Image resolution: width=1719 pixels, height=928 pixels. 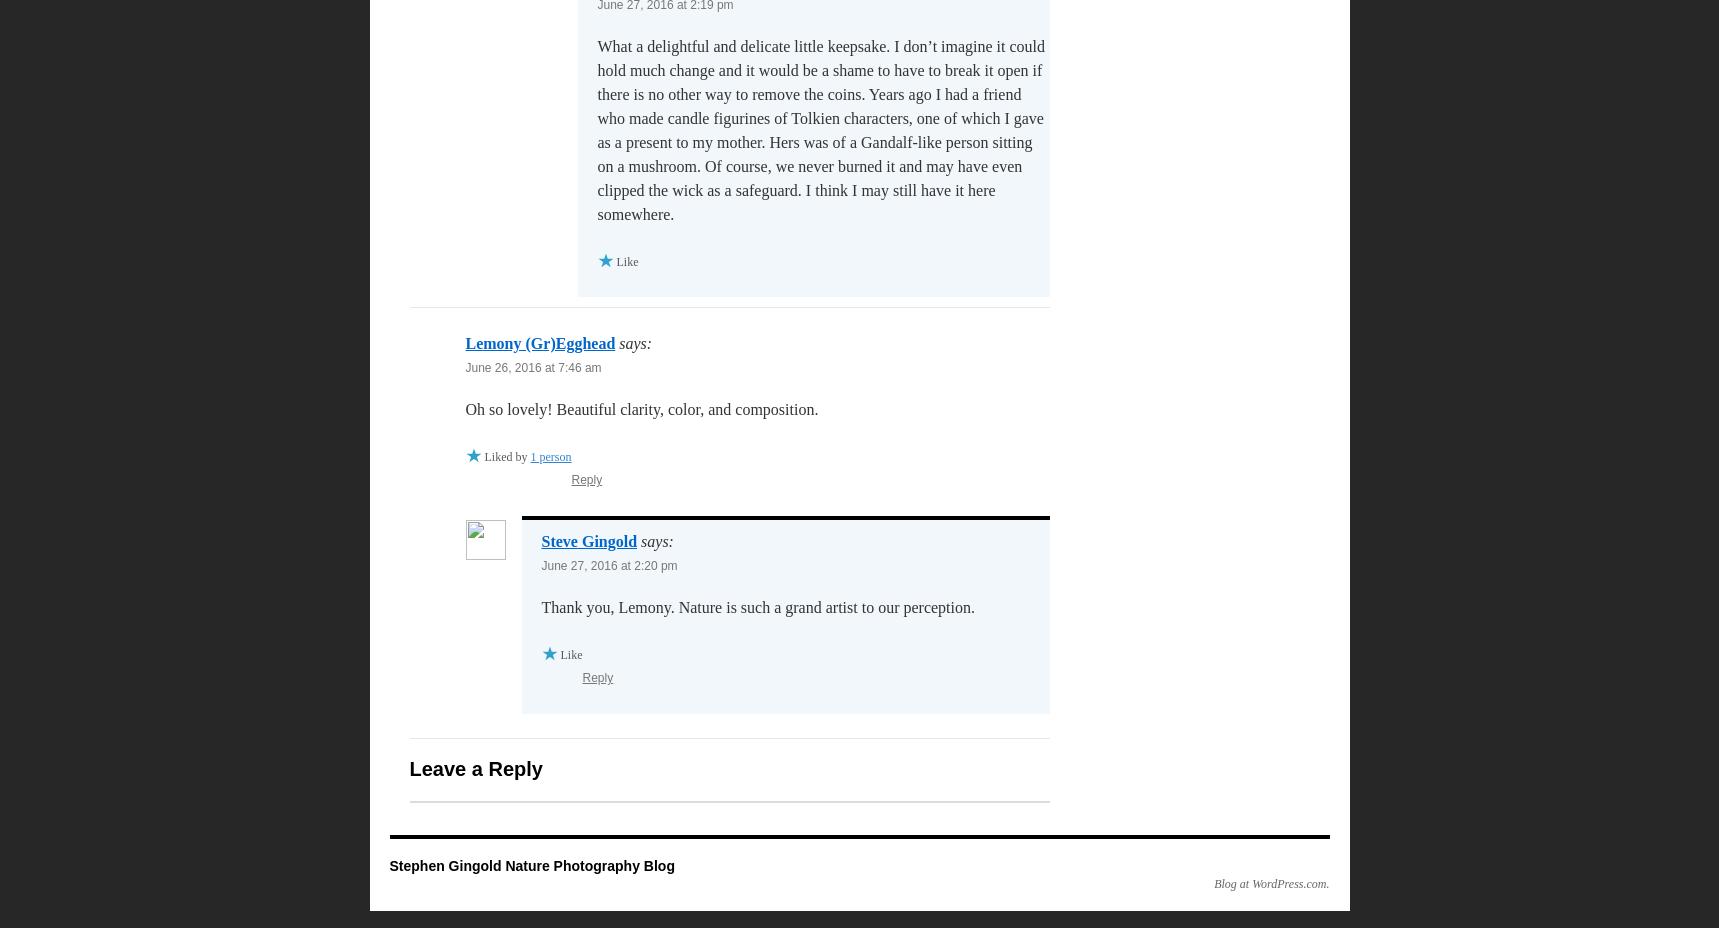 I want to click on 'Leave a Reply', so click(x=474, y=768).